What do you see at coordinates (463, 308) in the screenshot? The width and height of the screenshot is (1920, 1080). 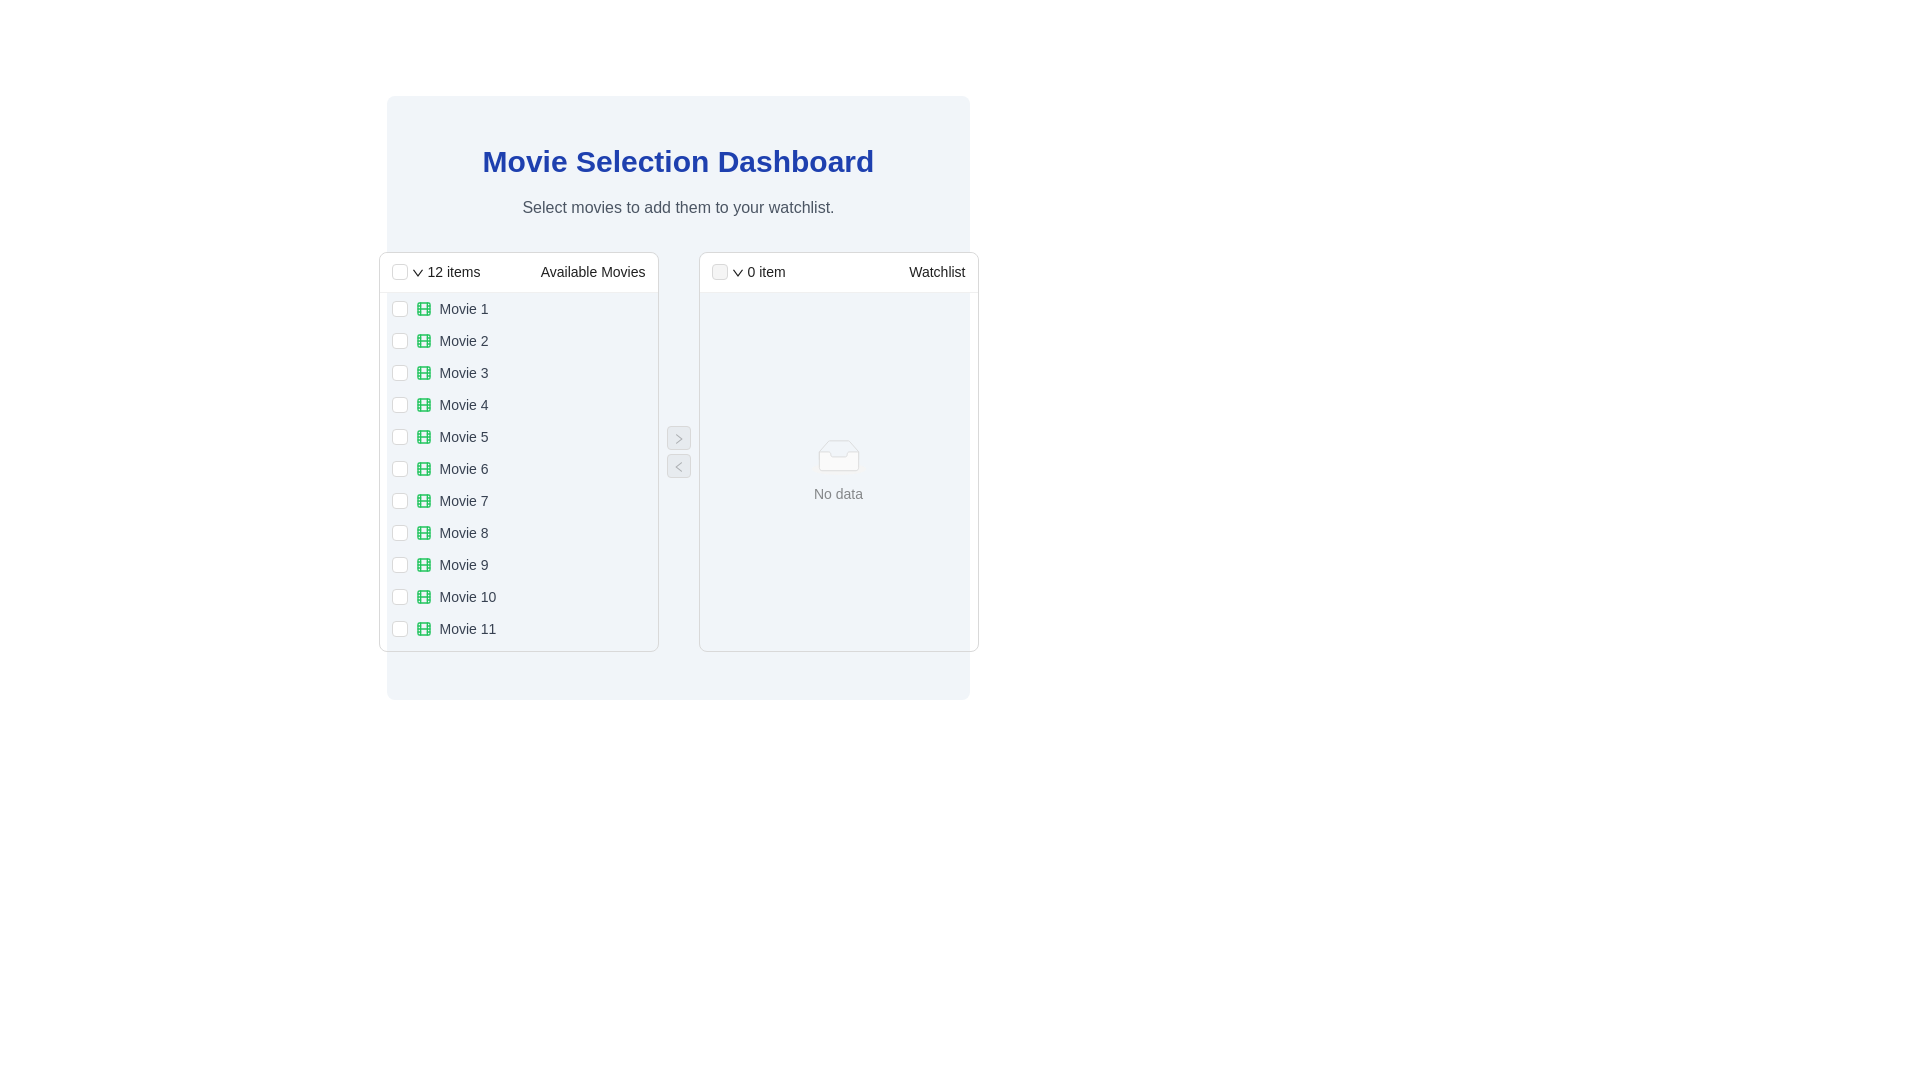 I see `text of the label identified as 'Movie 1', which is the first entry in the 'Available Movies' section` at bounding box center [463, 308].